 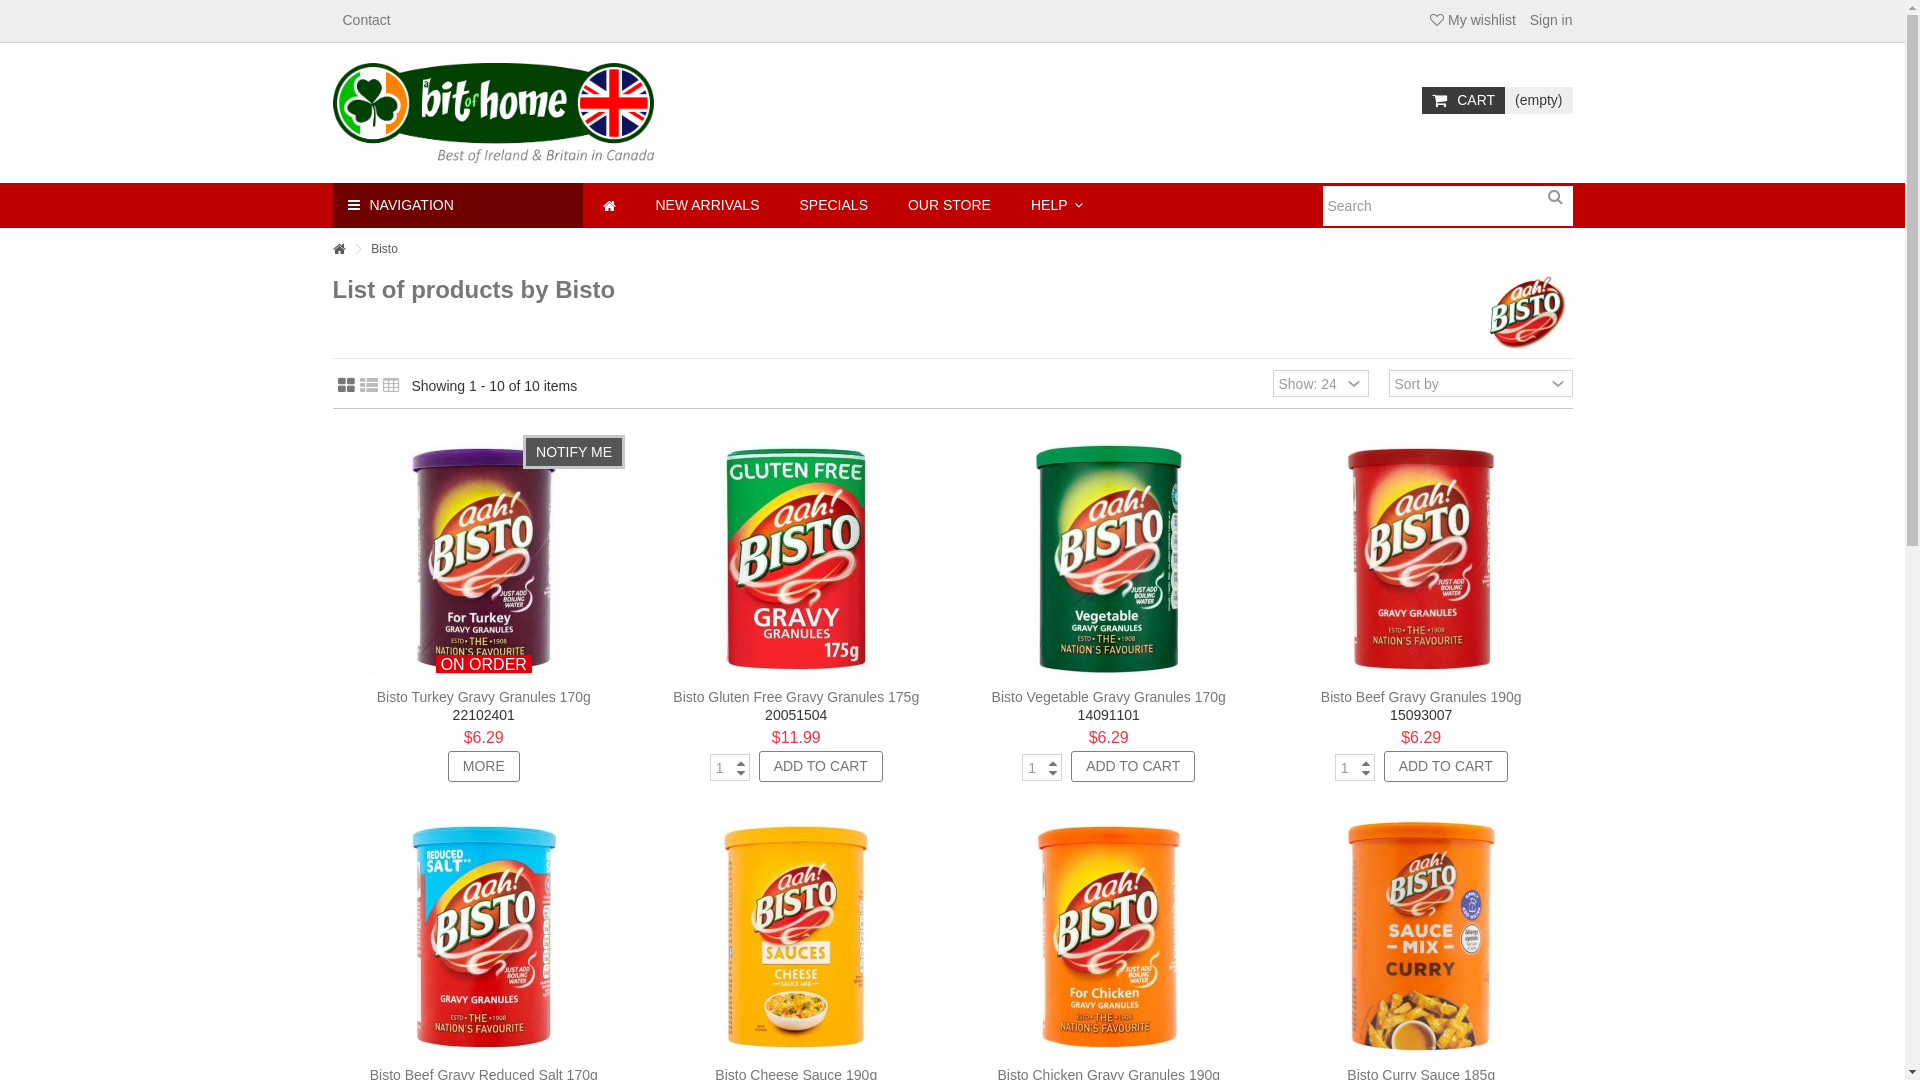 I want to click on 'SPECIALS', so click(x=834, y=205).